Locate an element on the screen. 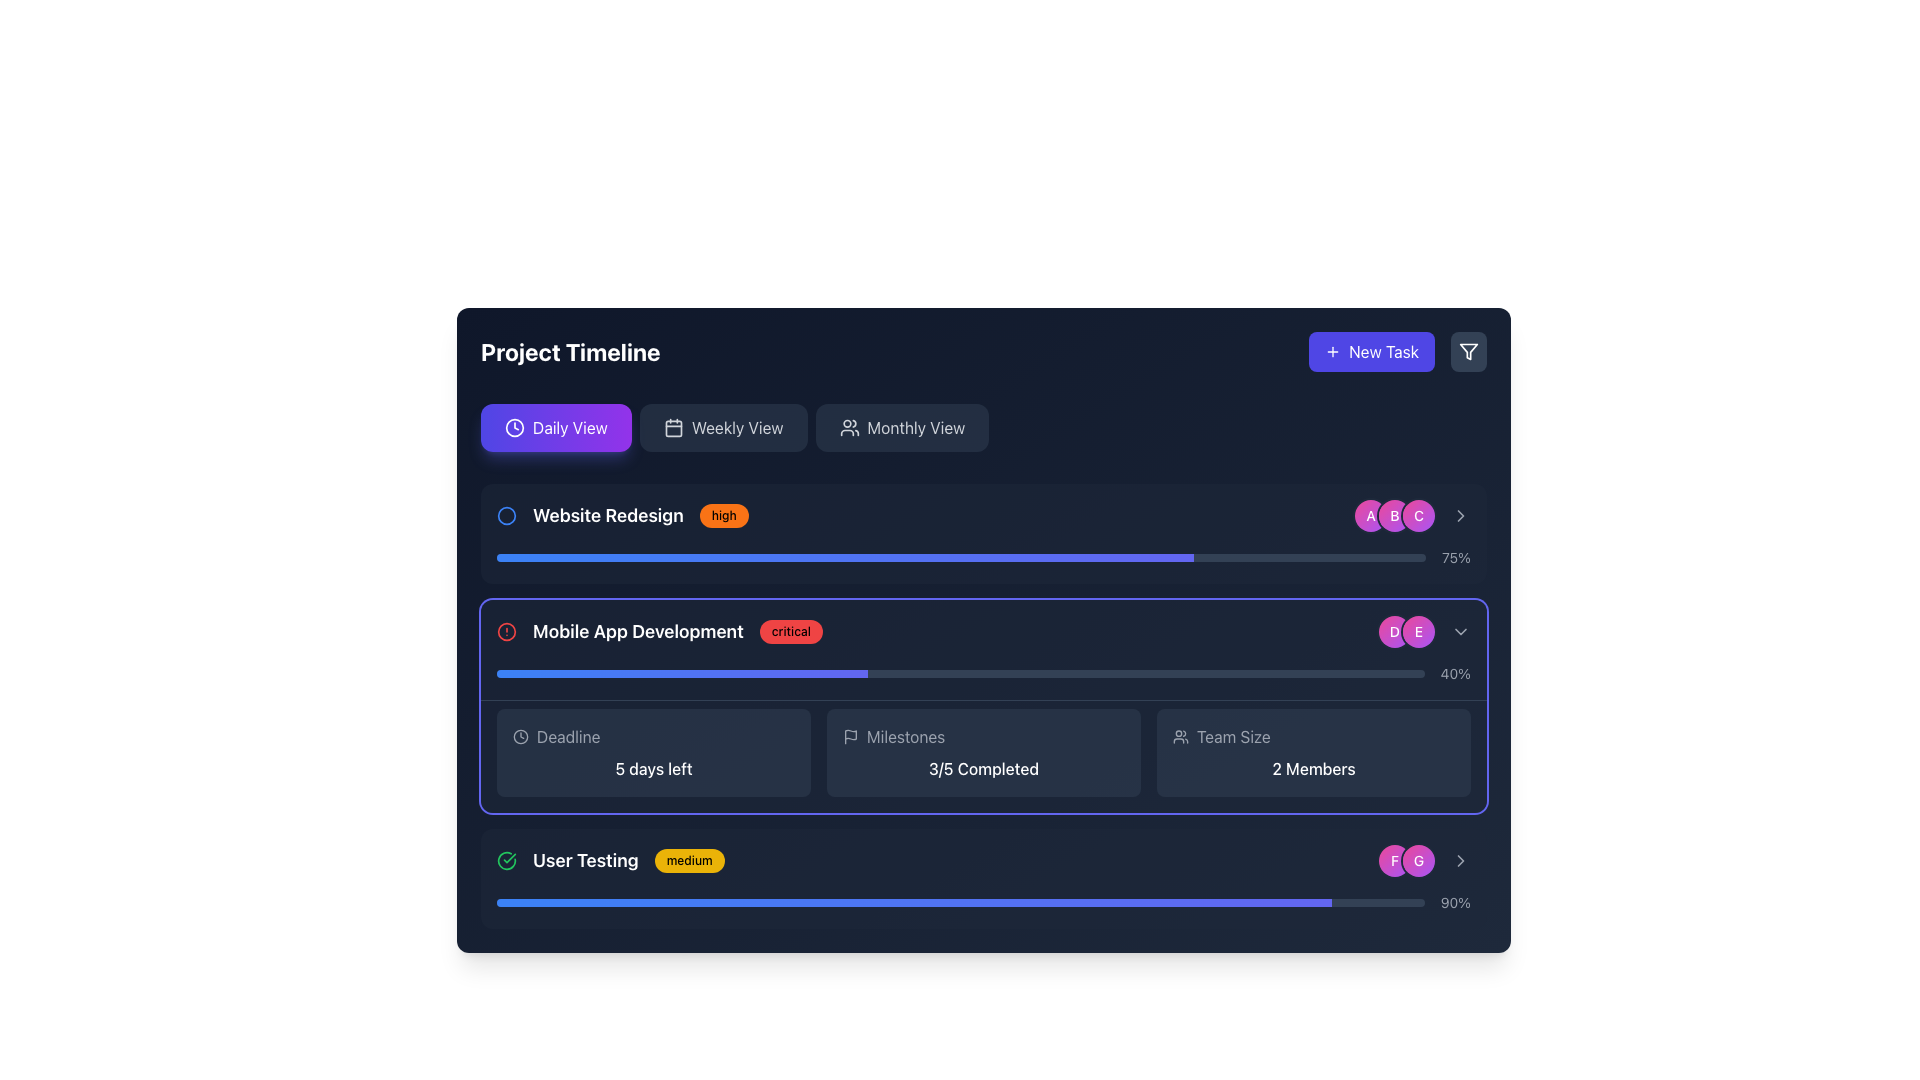 Image resolution: width=1920 pixels, height=1080 pixels. the third button in the horizontal sequence of view selector buttons to switch to the monthly view is located at coordinates (901, 427).